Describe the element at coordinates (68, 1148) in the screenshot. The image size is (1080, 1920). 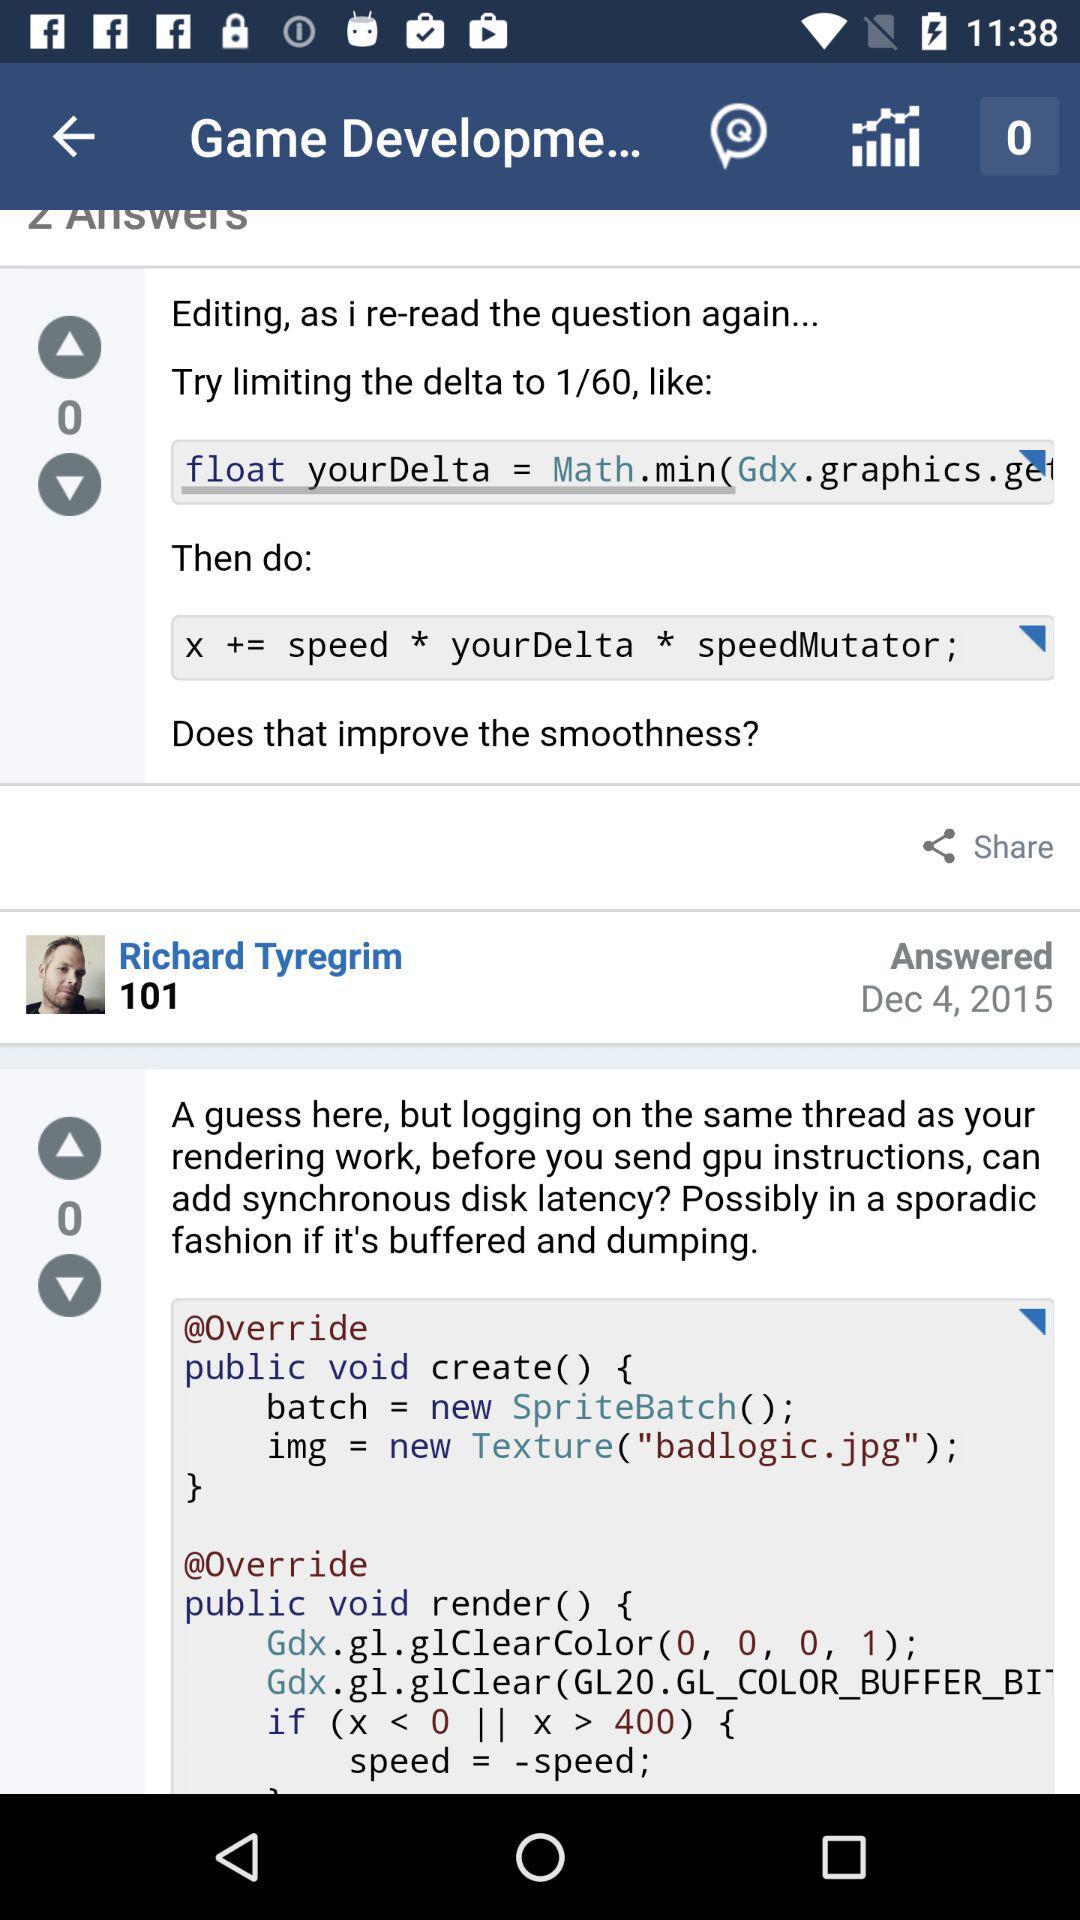
I see `up and town button` at that location.